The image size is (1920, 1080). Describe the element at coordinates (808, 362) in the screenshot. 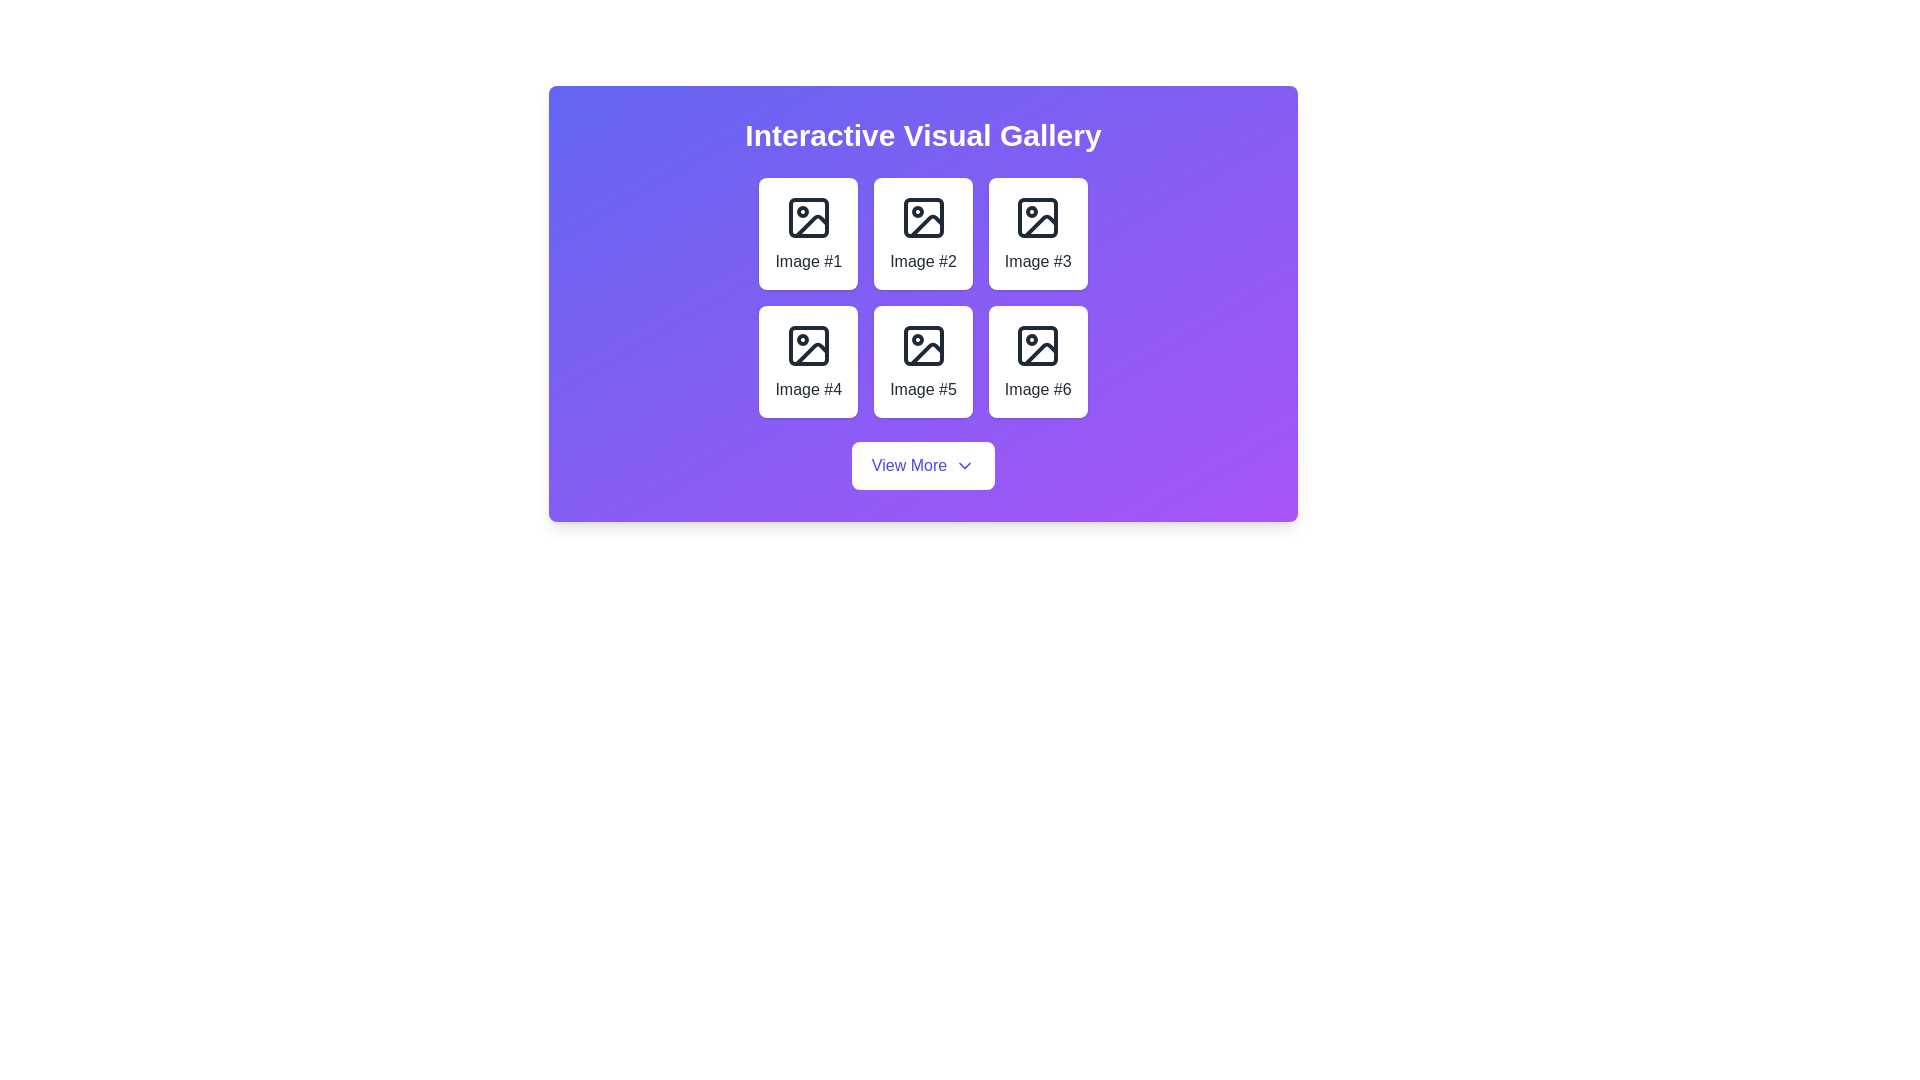

I see `the card item labeled 'Image #4' which is styled with a white background and rounded corners, located in the second row, first column of the grid layout` at that location.